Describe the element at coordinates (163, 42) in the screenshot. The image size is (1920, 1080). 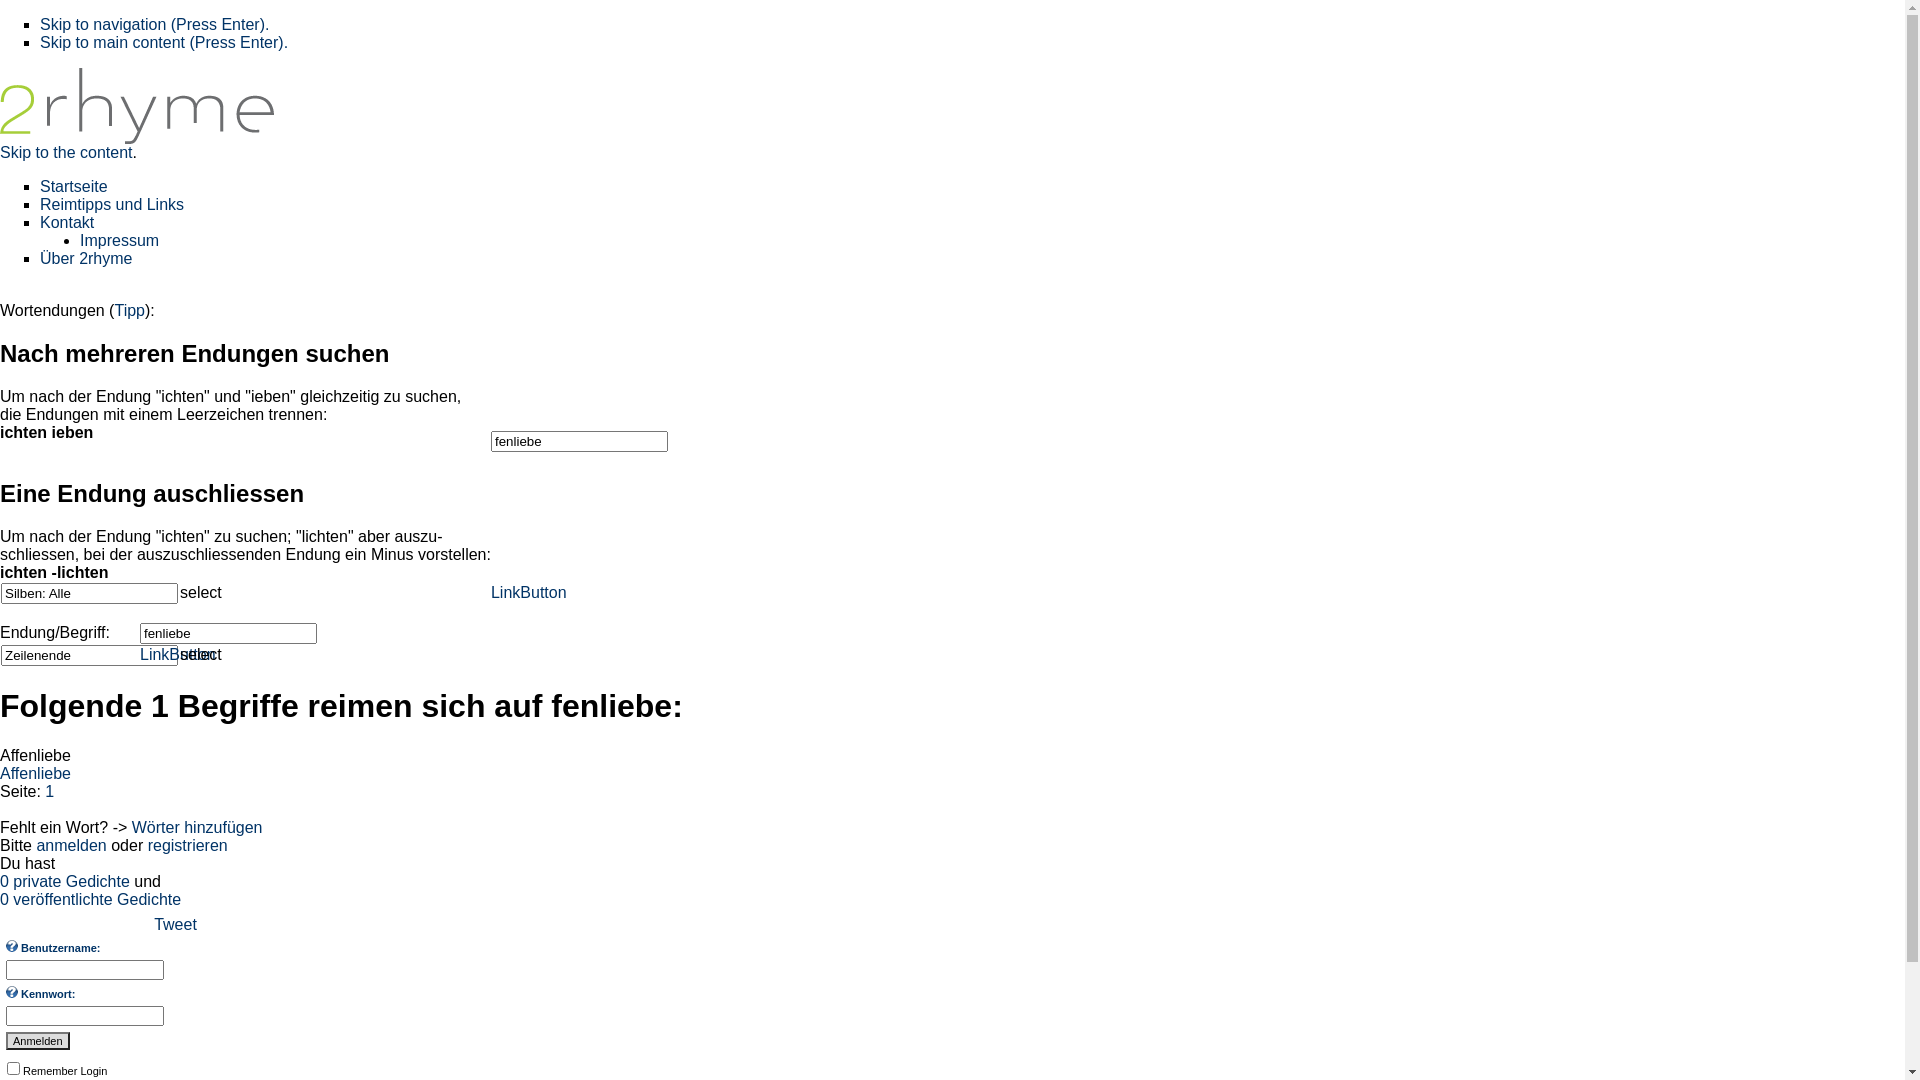
I see `'Skip to main content (Press Enter).'` at that location.